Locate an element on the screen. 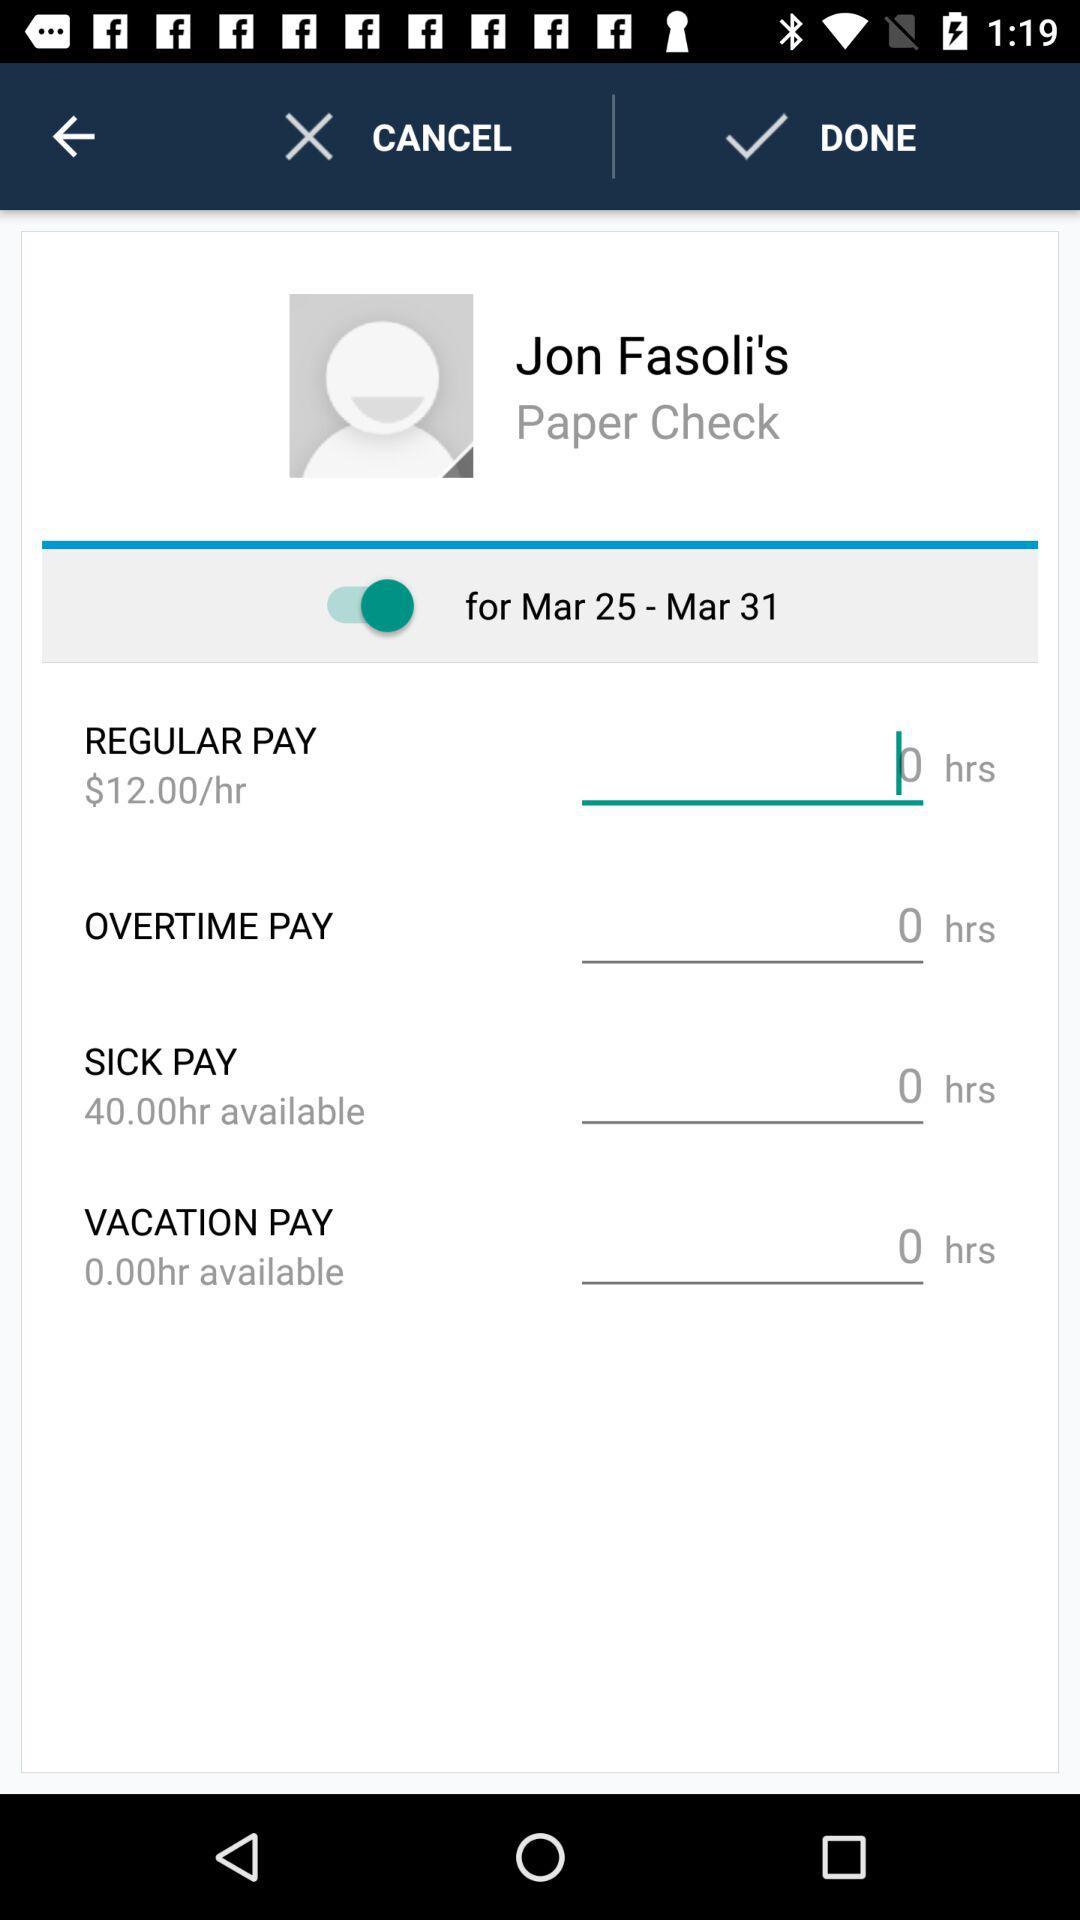  overtime is located at coordinates (752, 923).